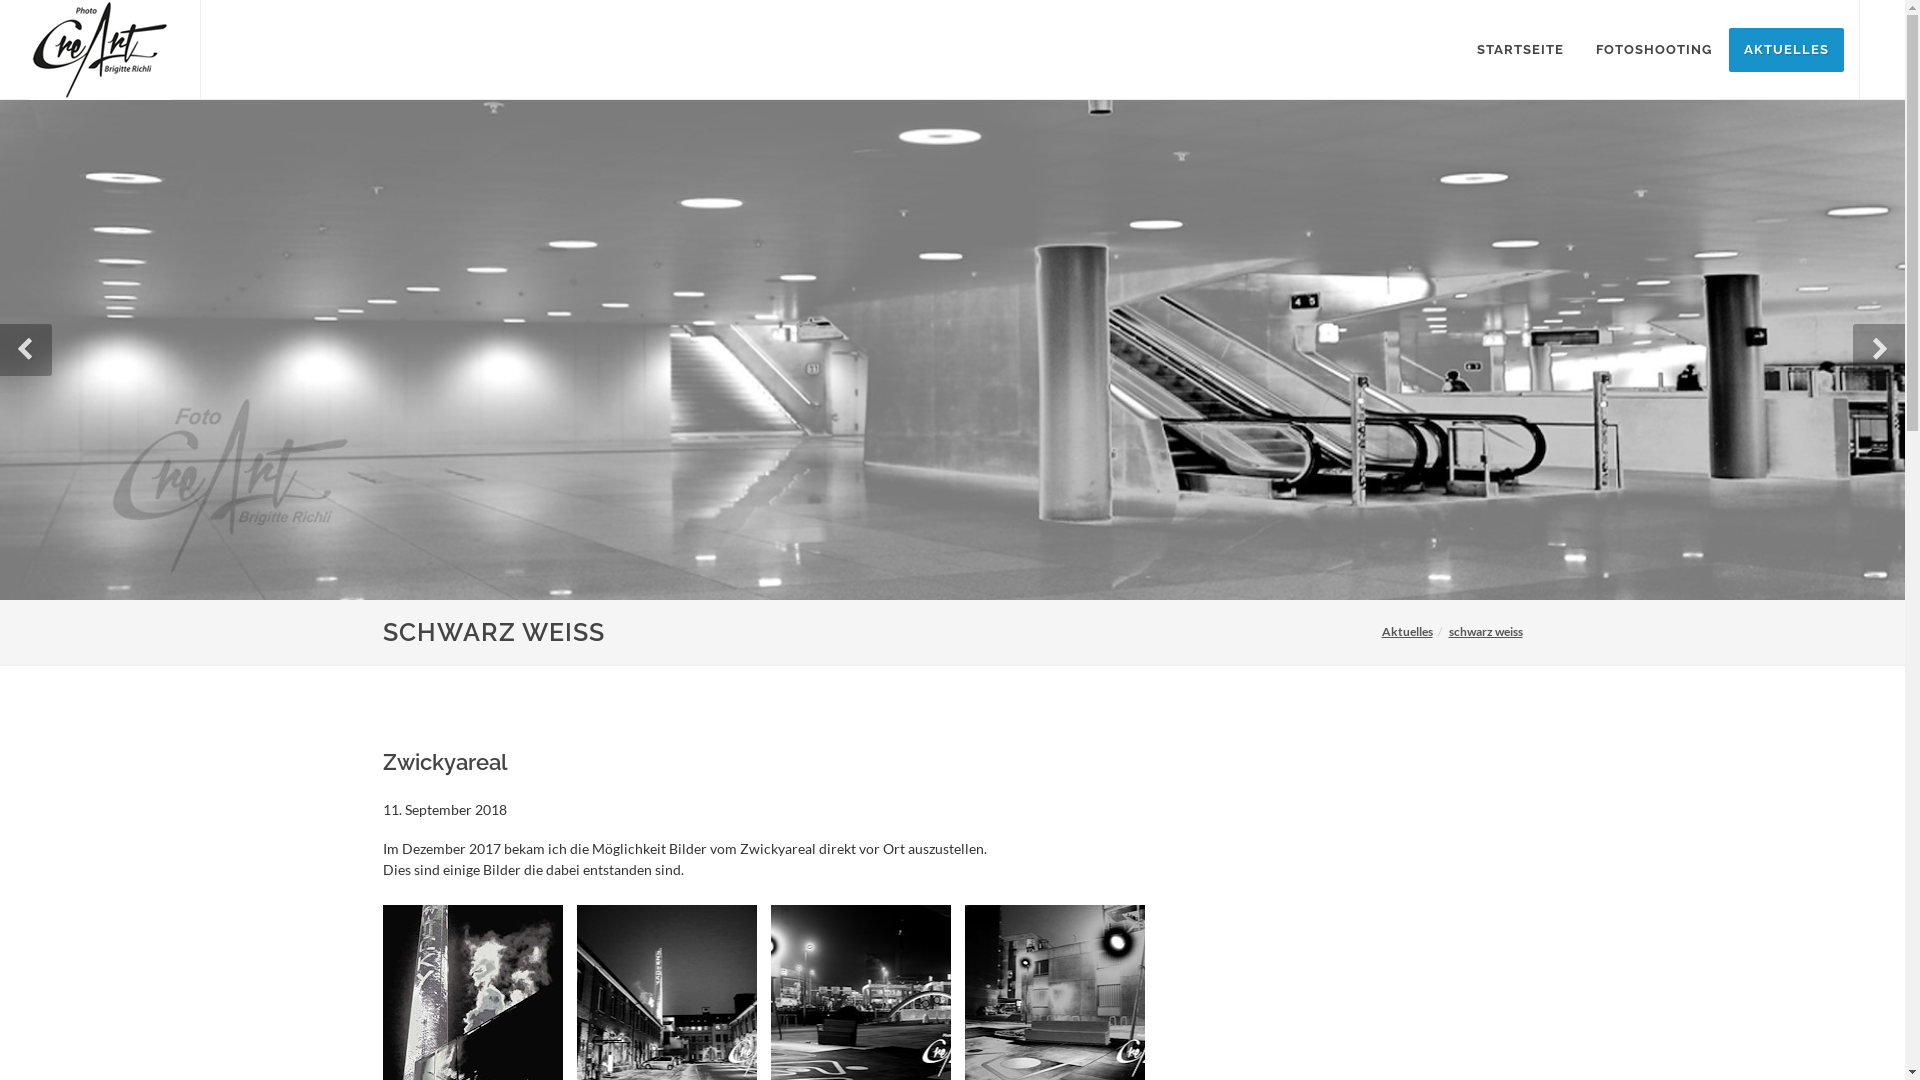 The image size is (1920, 1080). Describe the element at coordinates (1727, 49) in the screenshot. I see `'AKTUELLES'` at that location.